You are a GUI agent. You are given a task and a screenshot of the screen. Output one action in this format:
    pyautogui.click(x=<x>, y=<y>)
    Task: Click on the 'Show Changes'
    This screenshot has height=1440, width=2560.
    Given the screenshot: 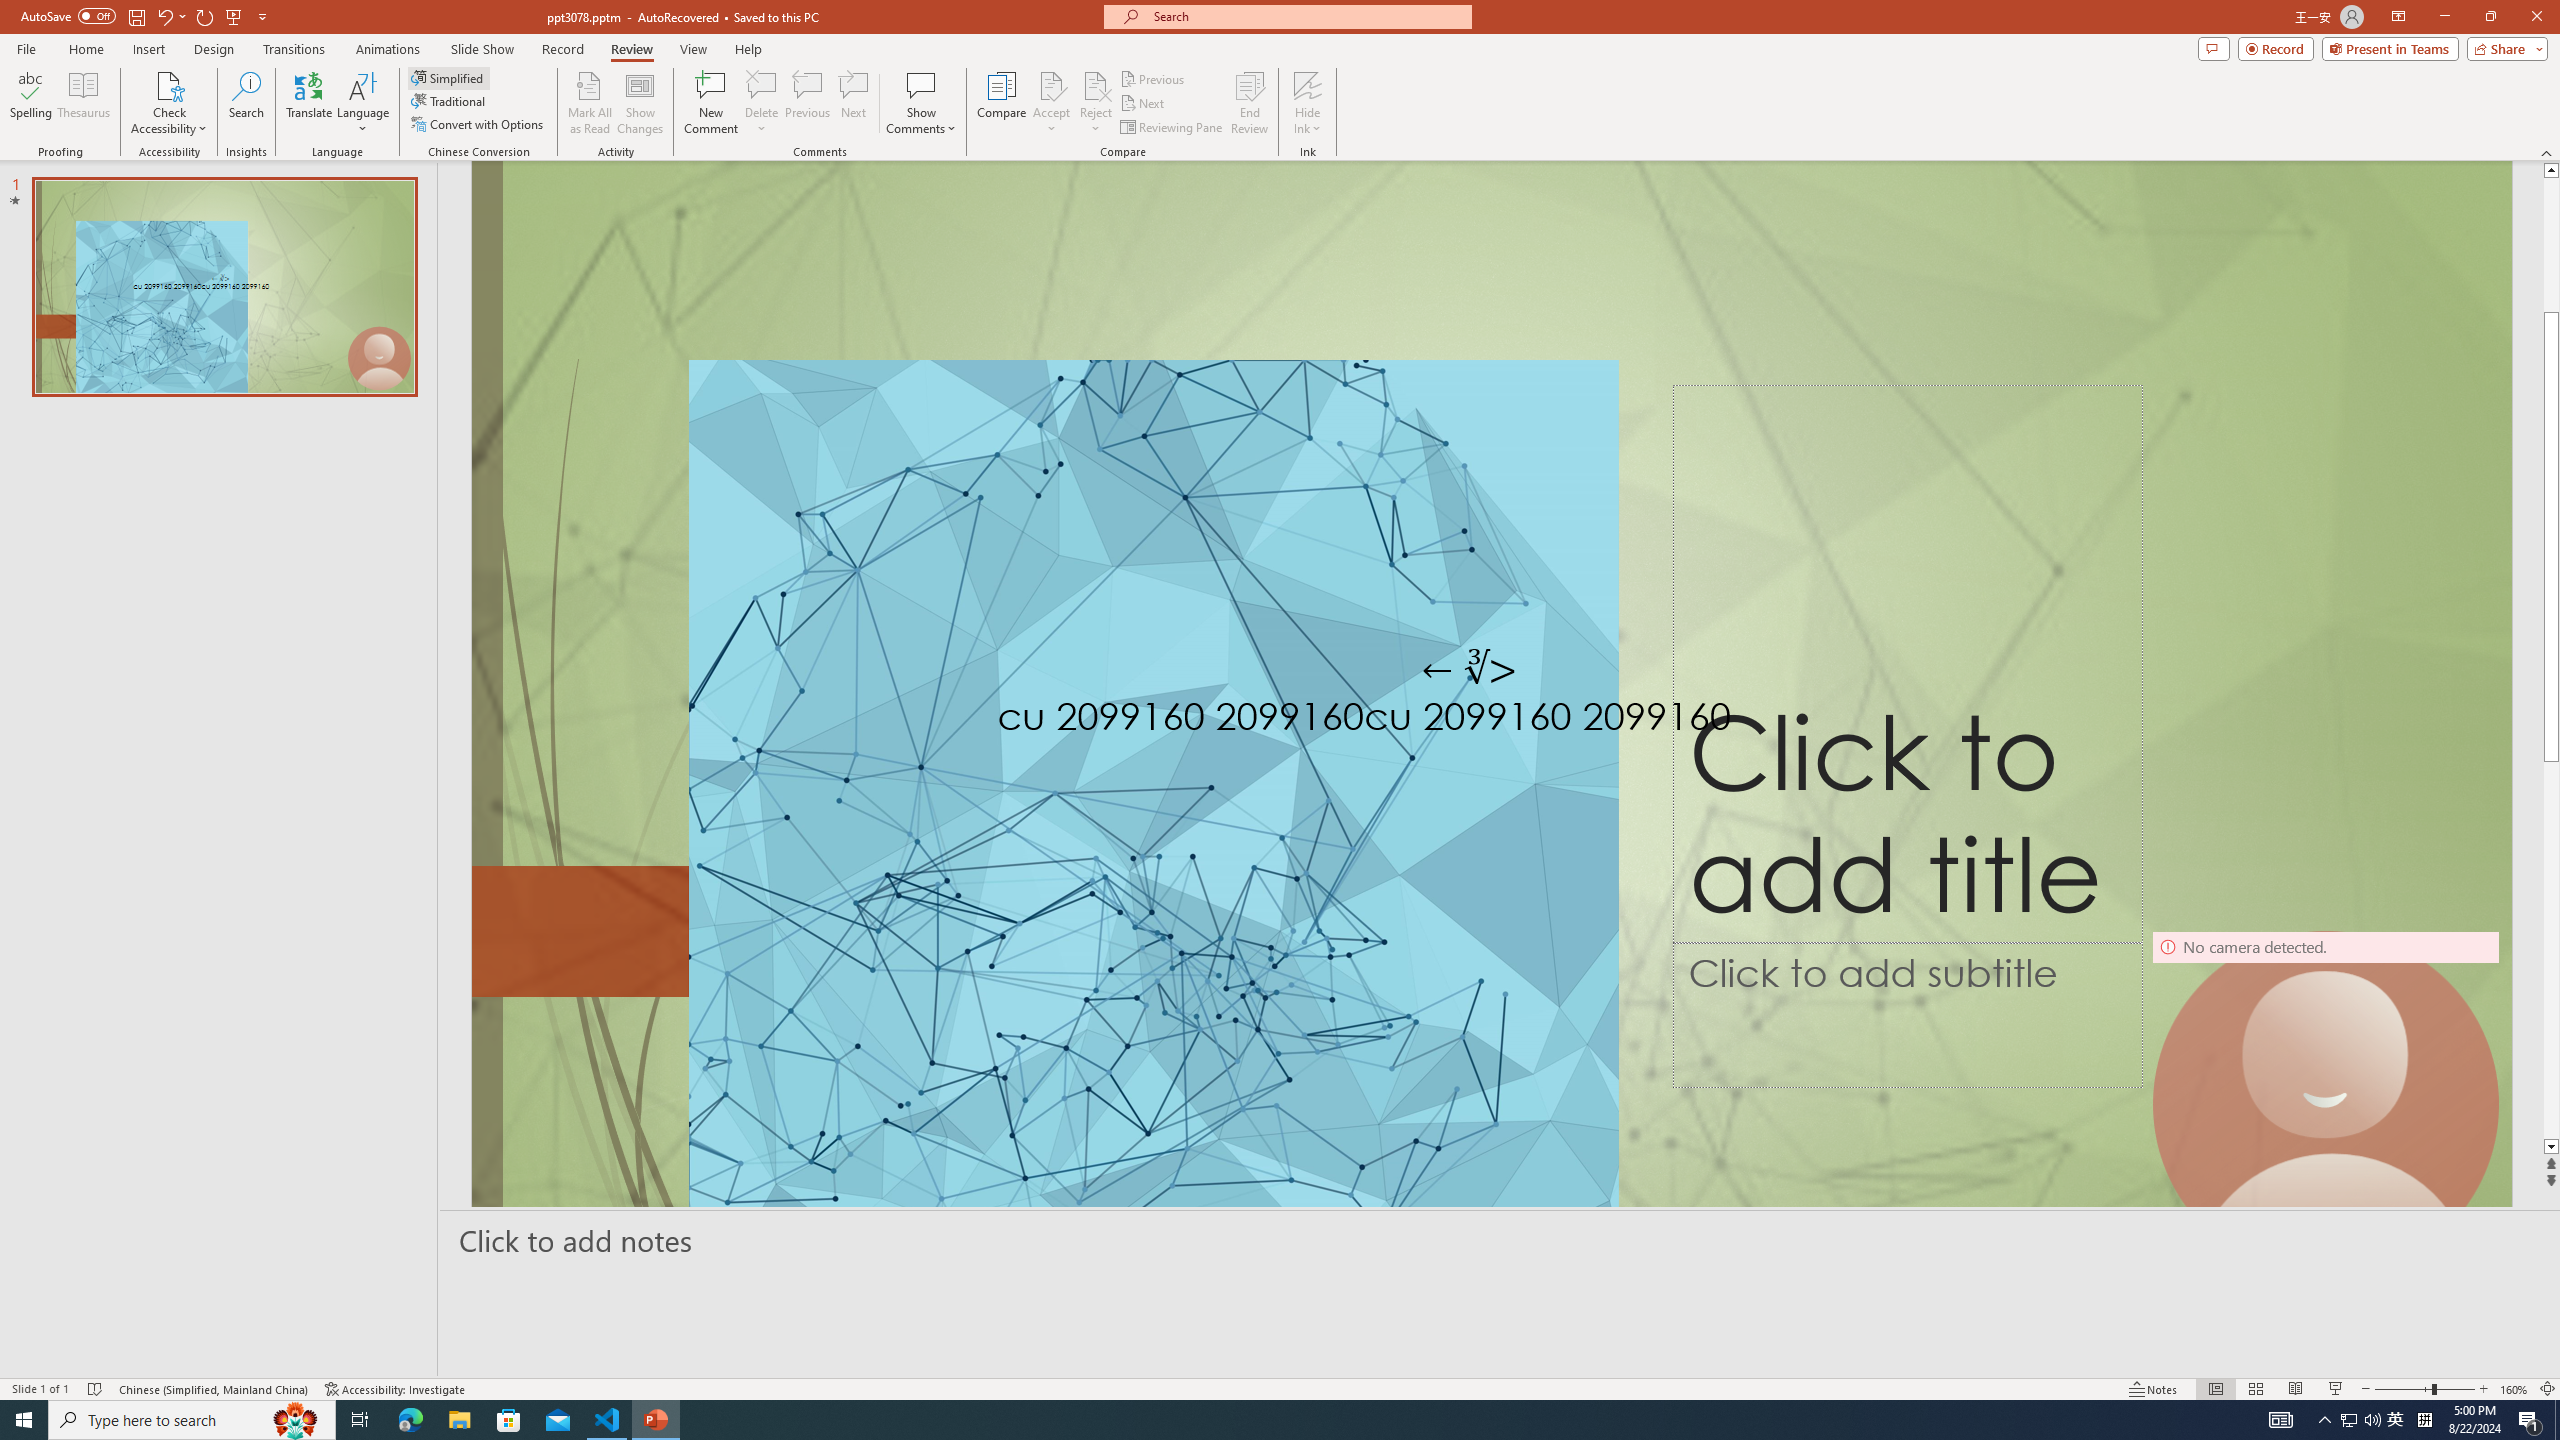 What is the action you would take?
    pyautogui.click(x=640, y=103)
    